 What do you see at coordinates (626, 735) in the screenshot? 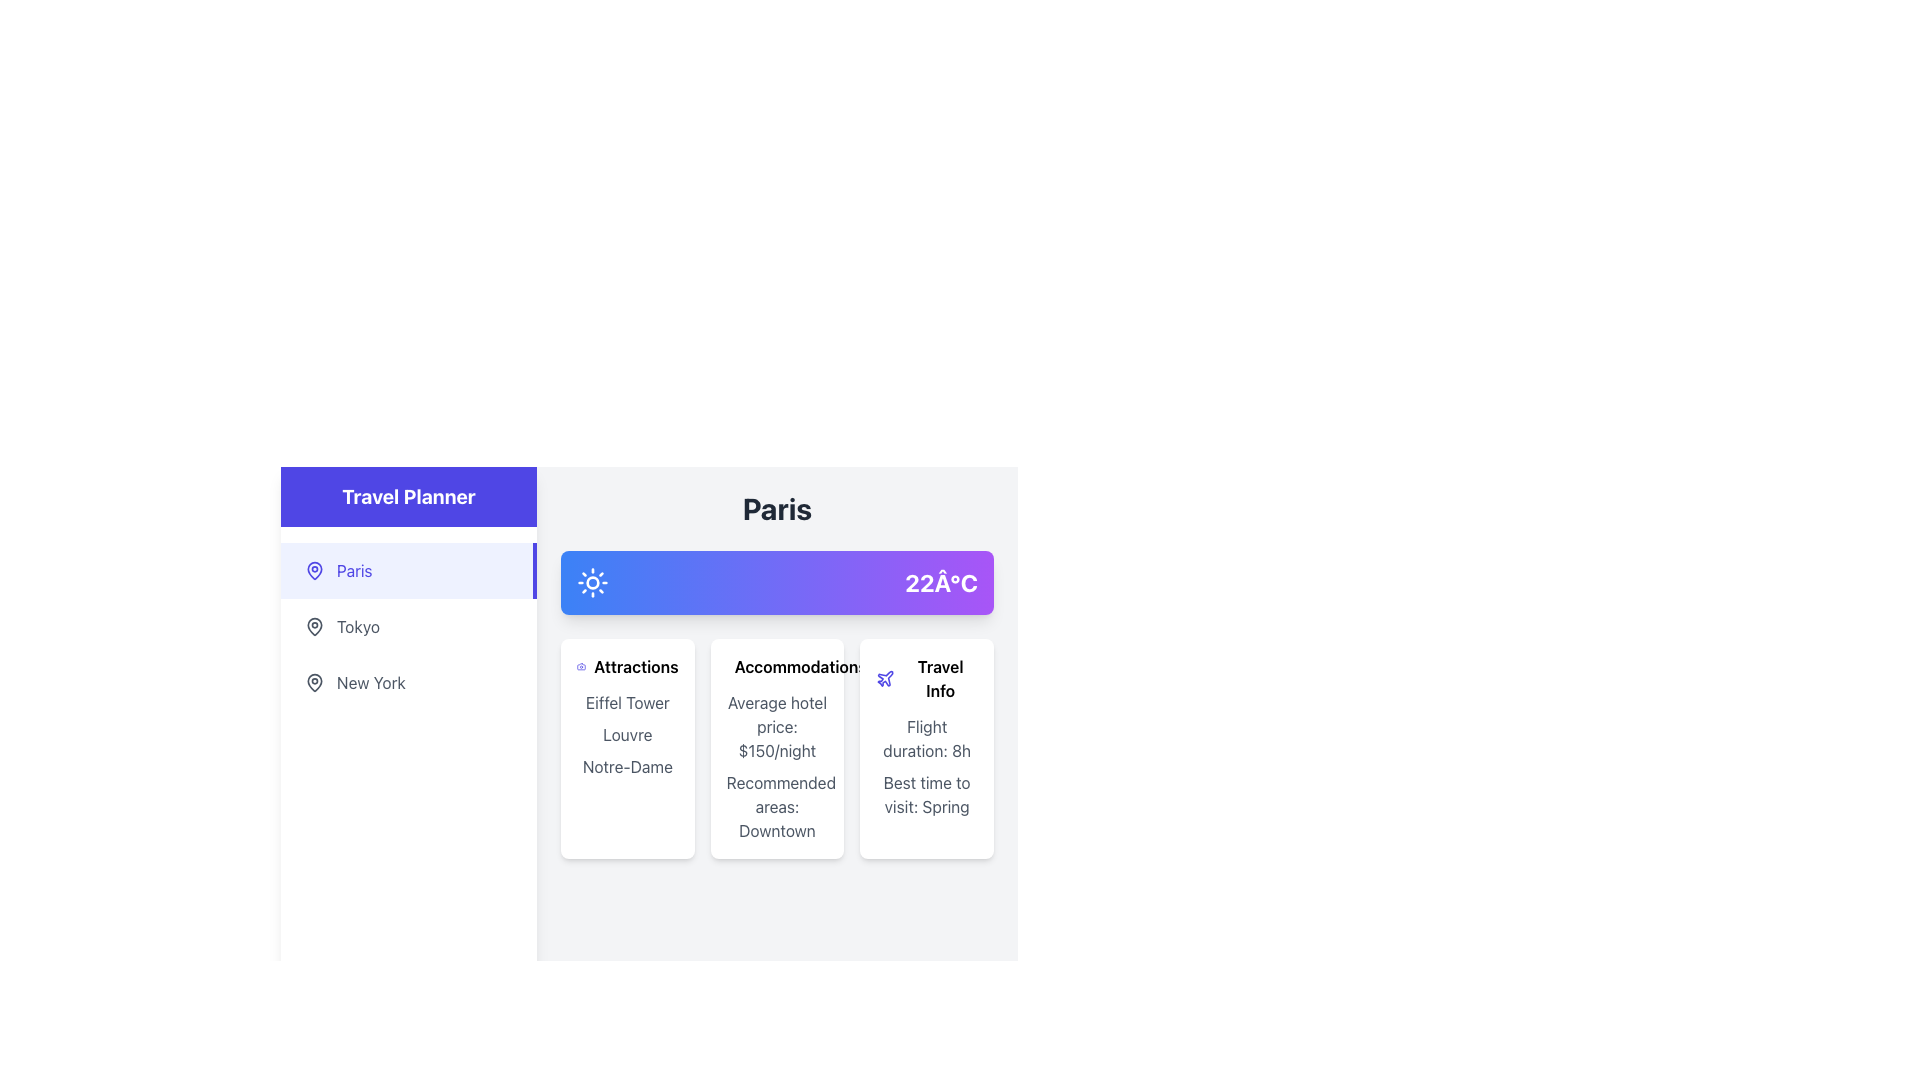
I see `the Text content block that displays a list of popular attractions, located centrally within the card, after the 'Attractions' header and camera icon` at bounding box center [626, 735].